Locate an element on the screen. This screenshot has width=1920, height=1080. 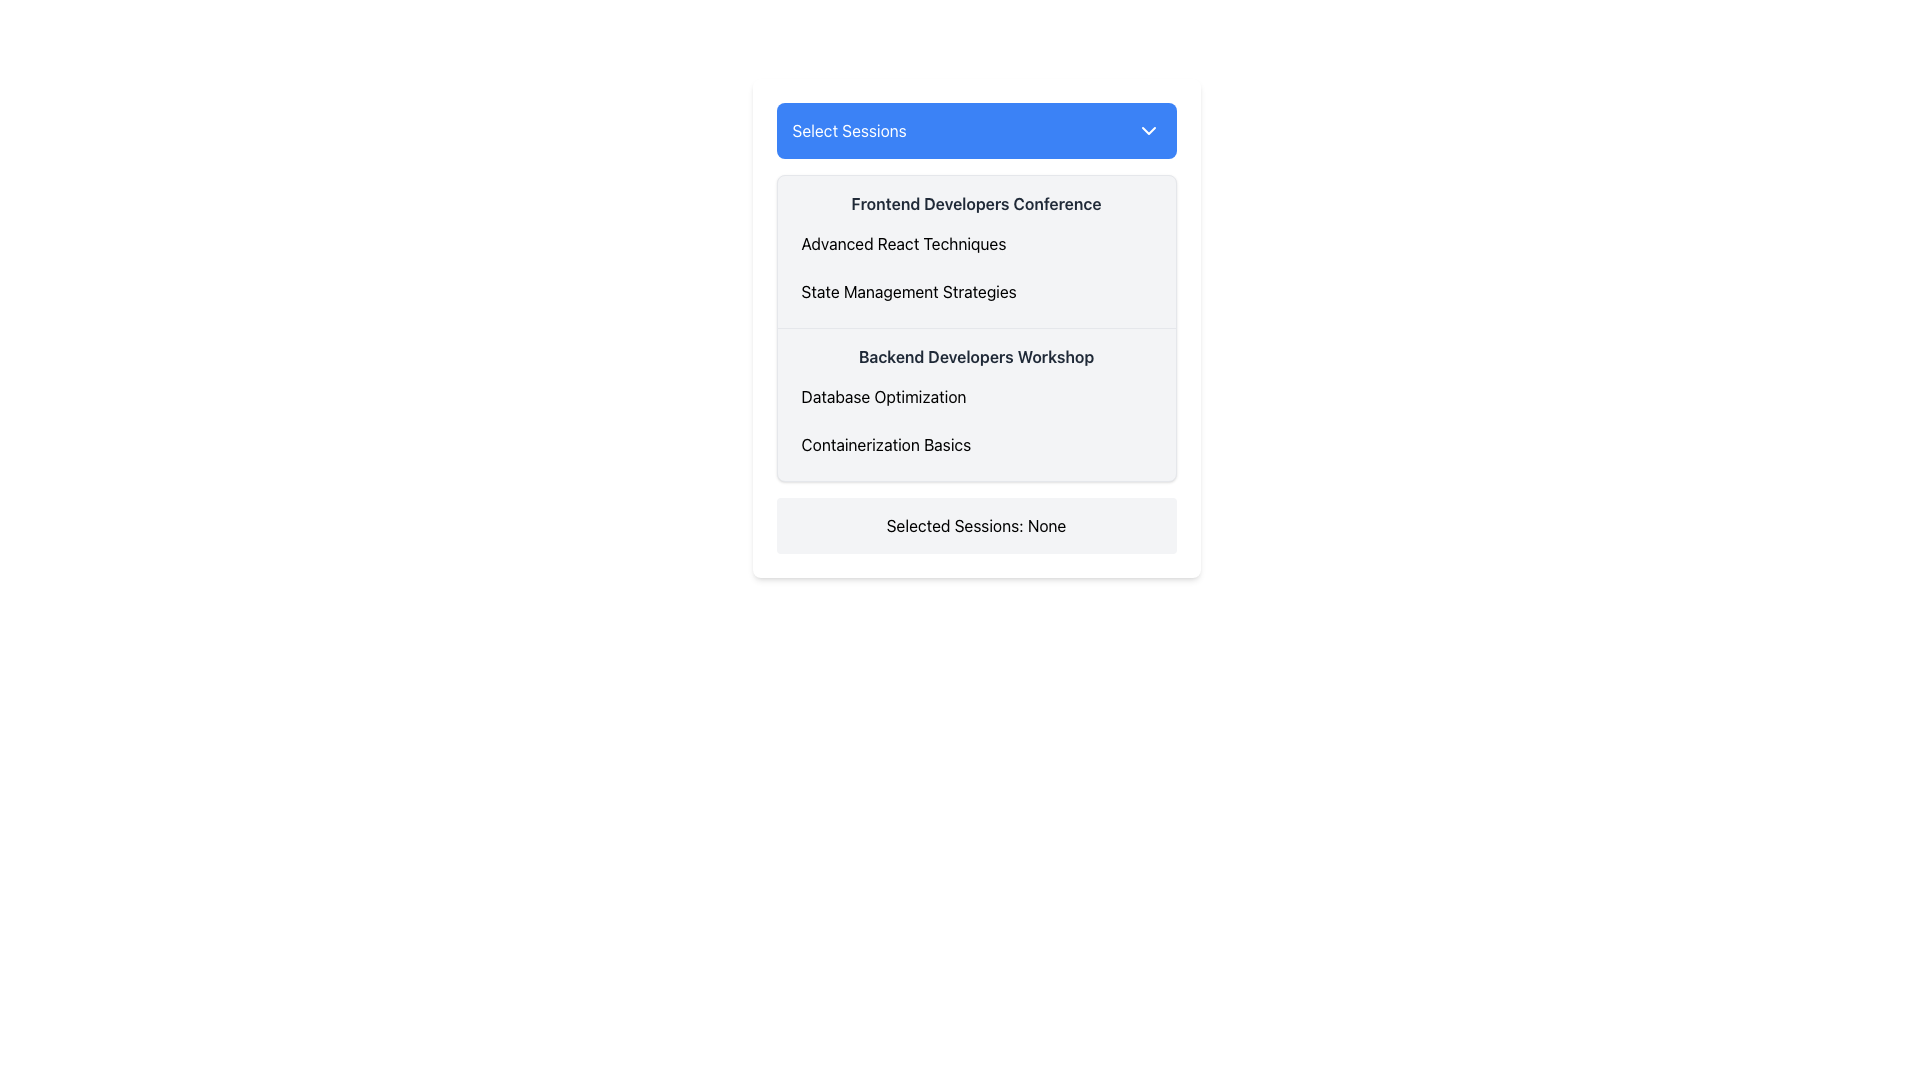
the 'Advanced React Techniques' session text label in the second position of the session selection panel under 'Select Sessions' for the Frontend Developers Conference is located at coordinates (902, 242).